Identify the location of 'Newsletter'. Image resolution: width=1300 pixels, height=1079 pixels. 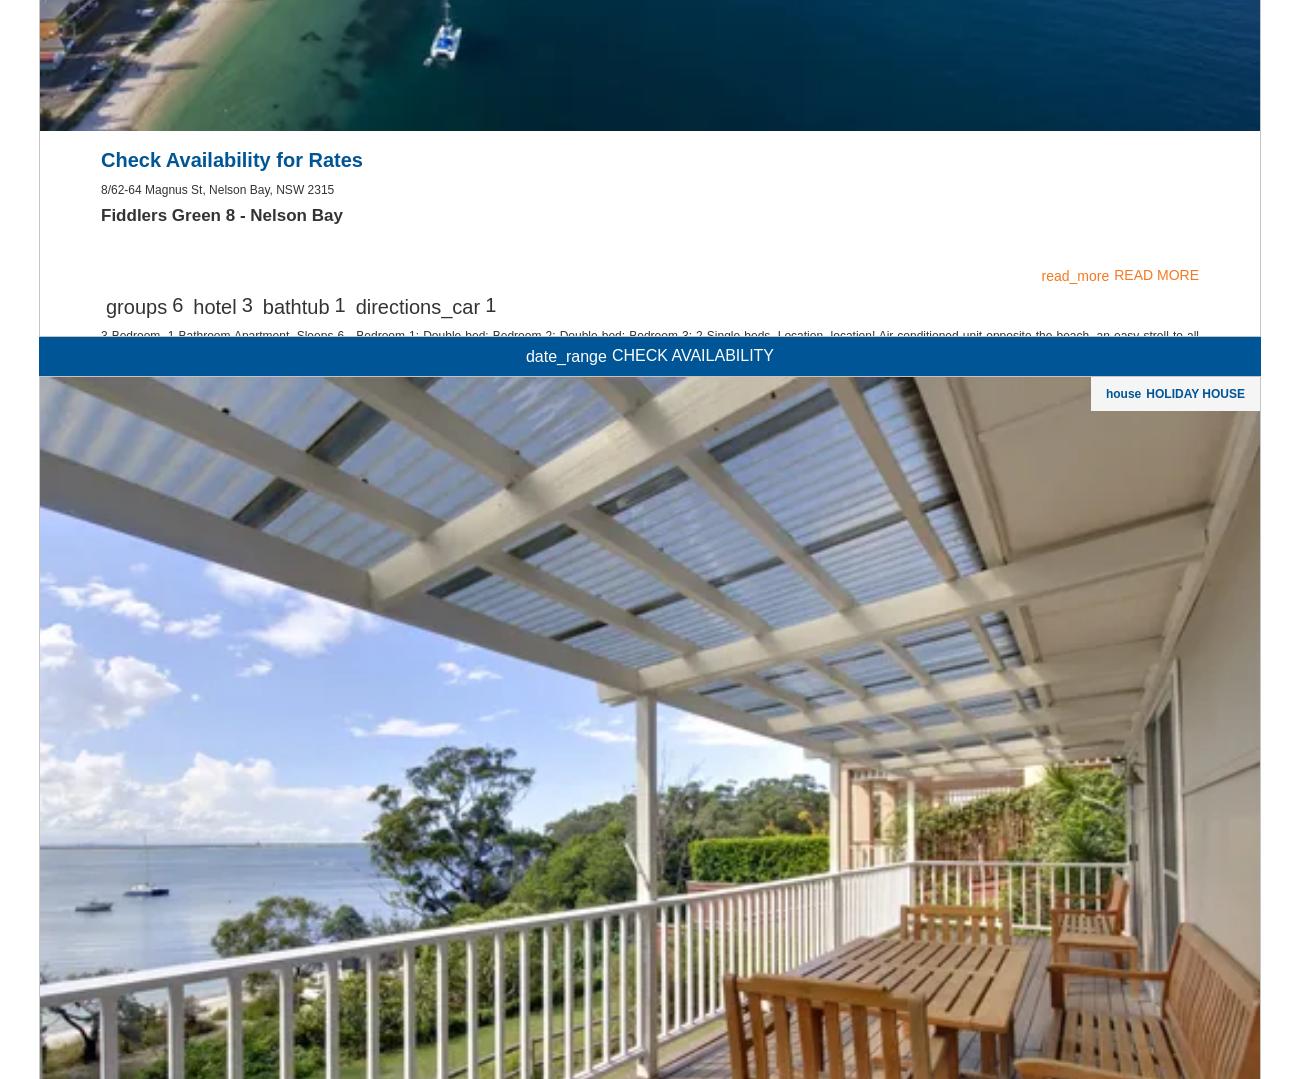
(649, 368).